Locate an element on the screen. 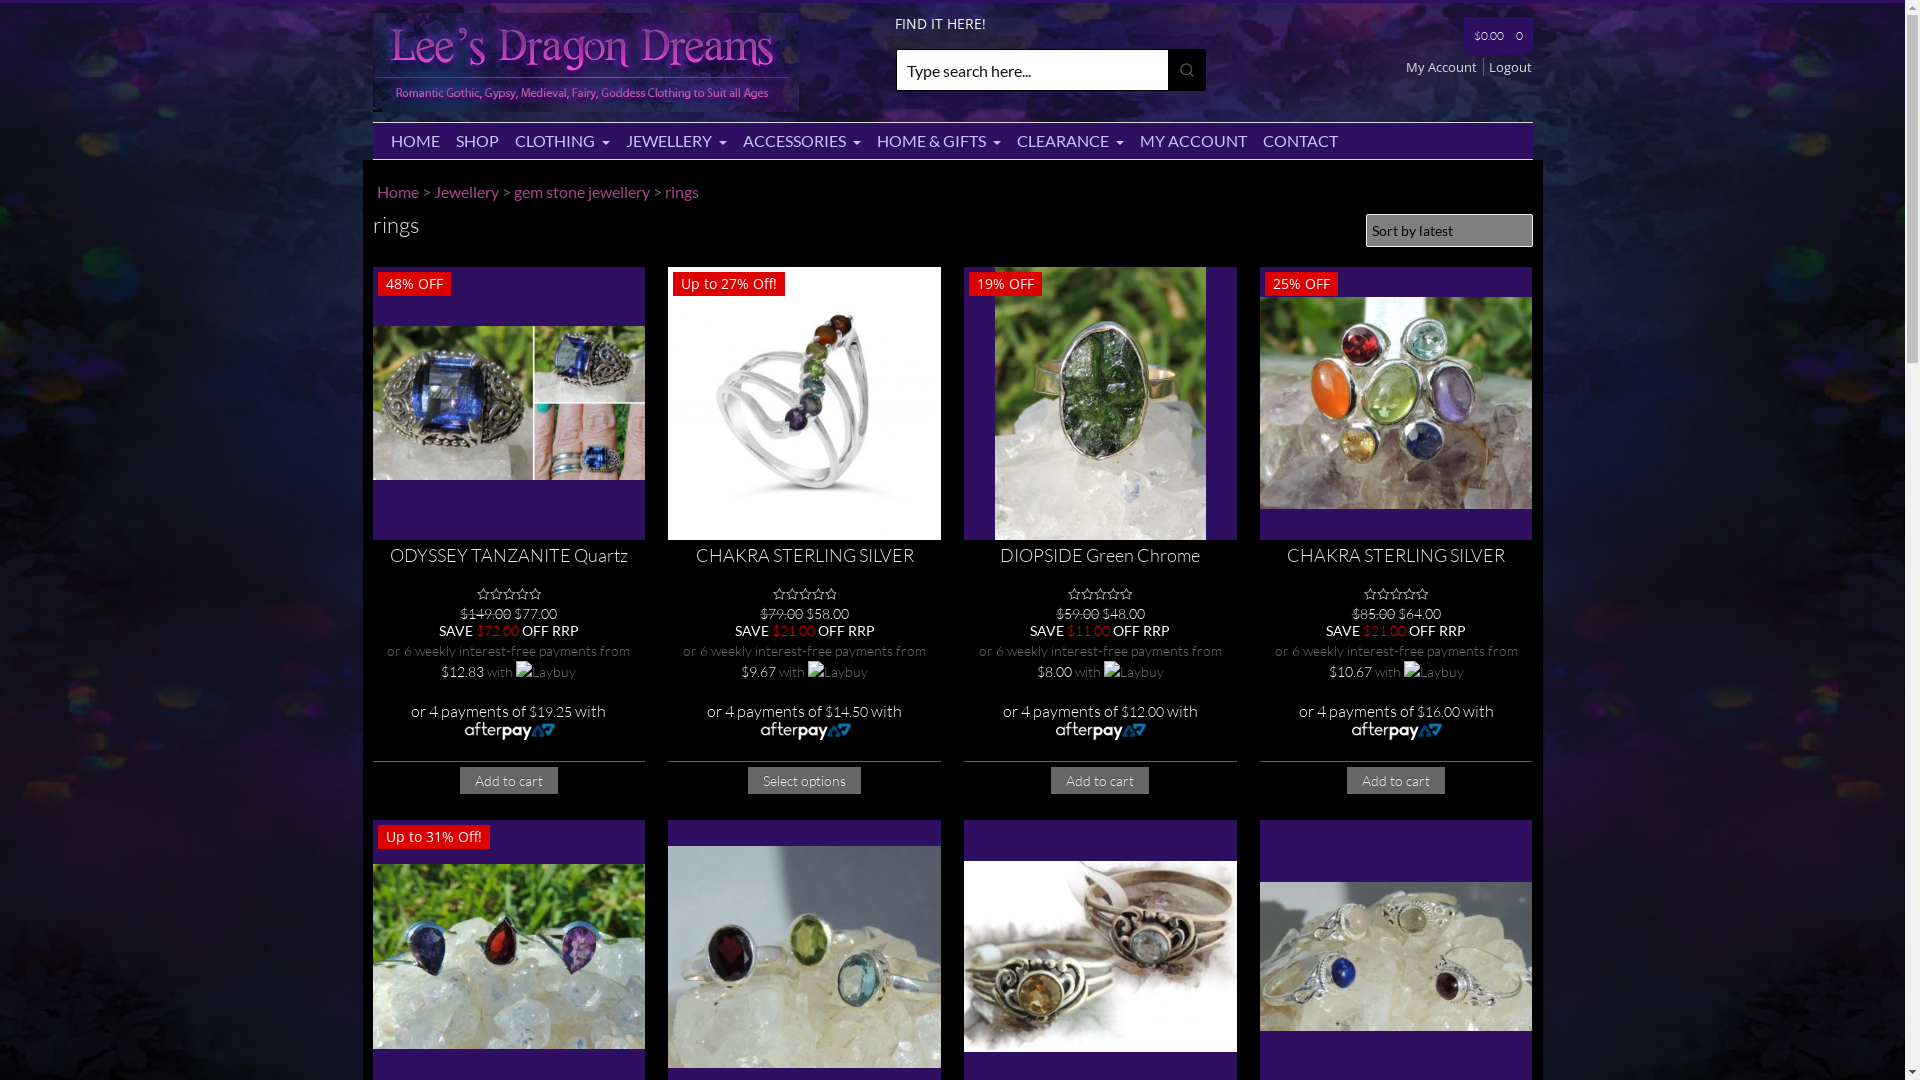 The height and width of the screenshot is (1080, 1920). 'HOME' is located at coordinates (413, 140).